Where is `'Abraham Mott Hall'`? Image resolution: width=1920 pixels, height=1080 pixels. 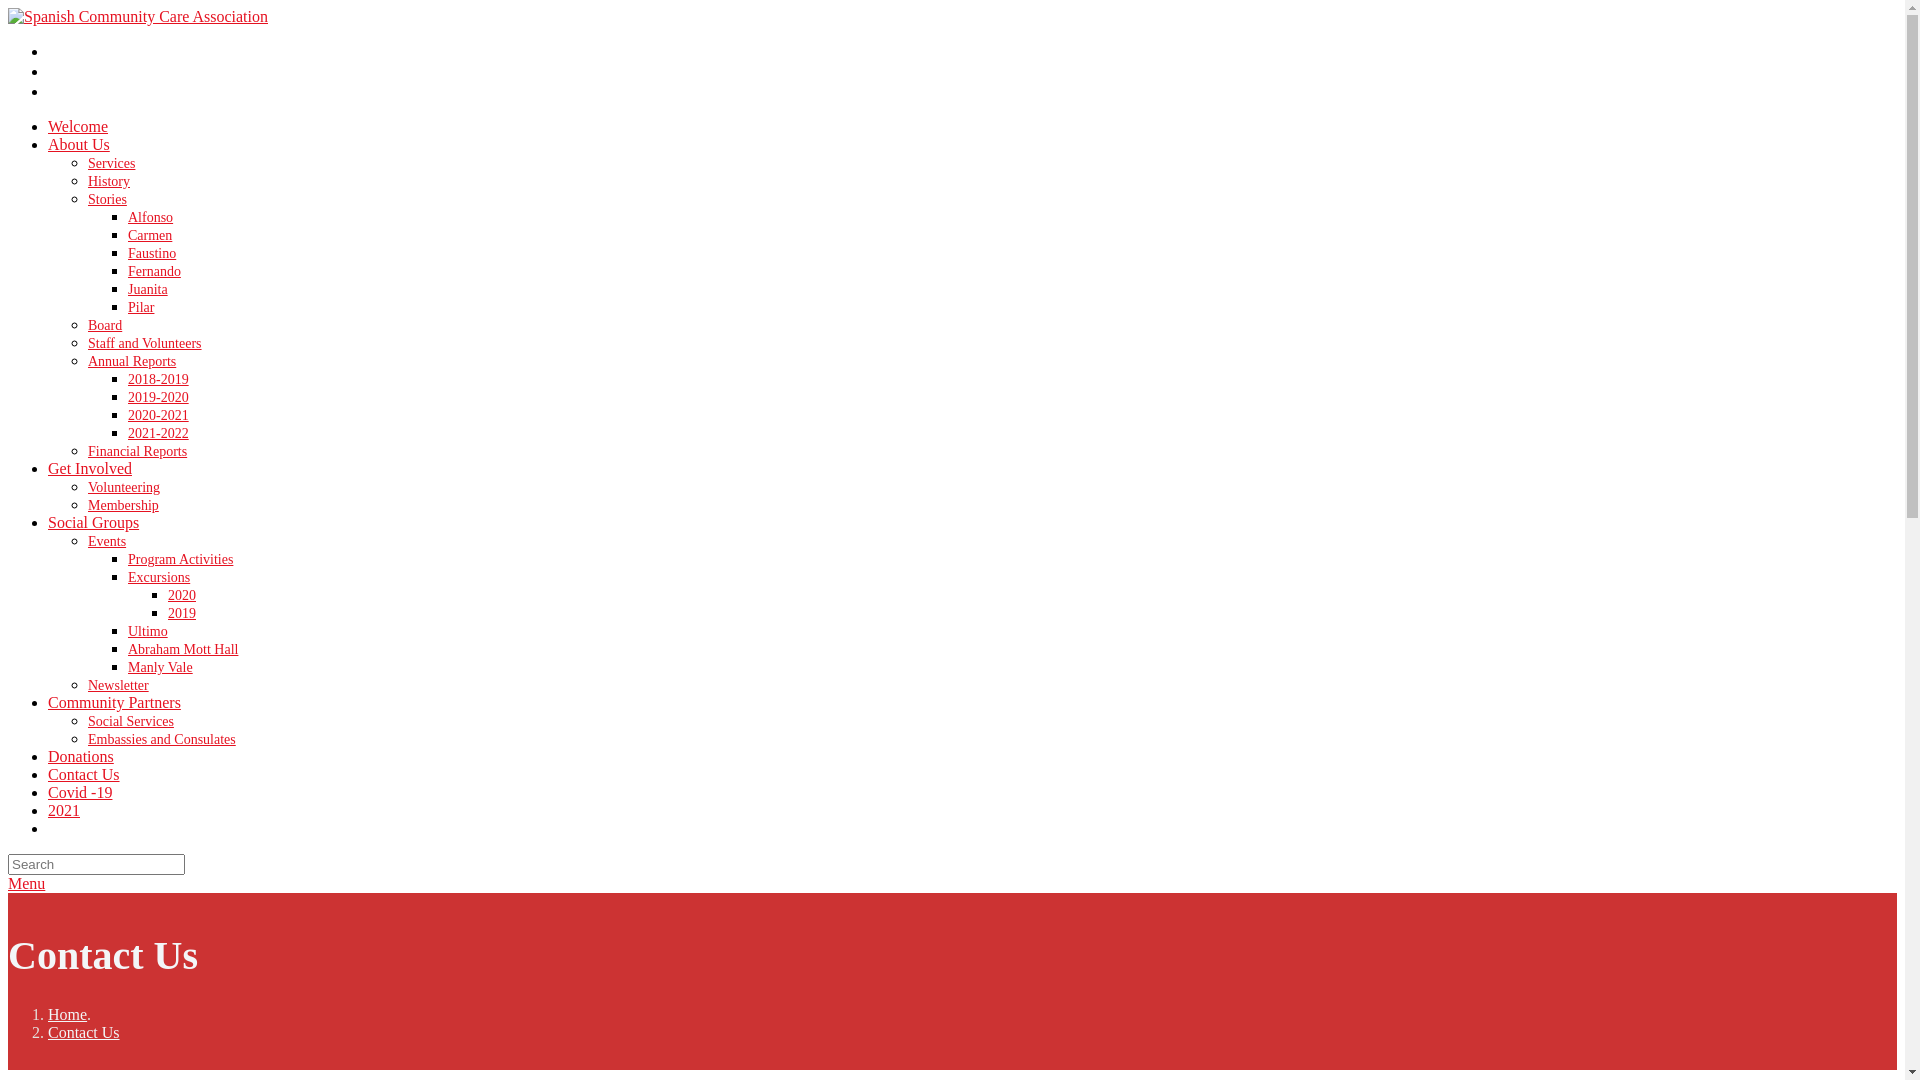 'Abraham Mott Hall' is located at coordinates (182, 649).